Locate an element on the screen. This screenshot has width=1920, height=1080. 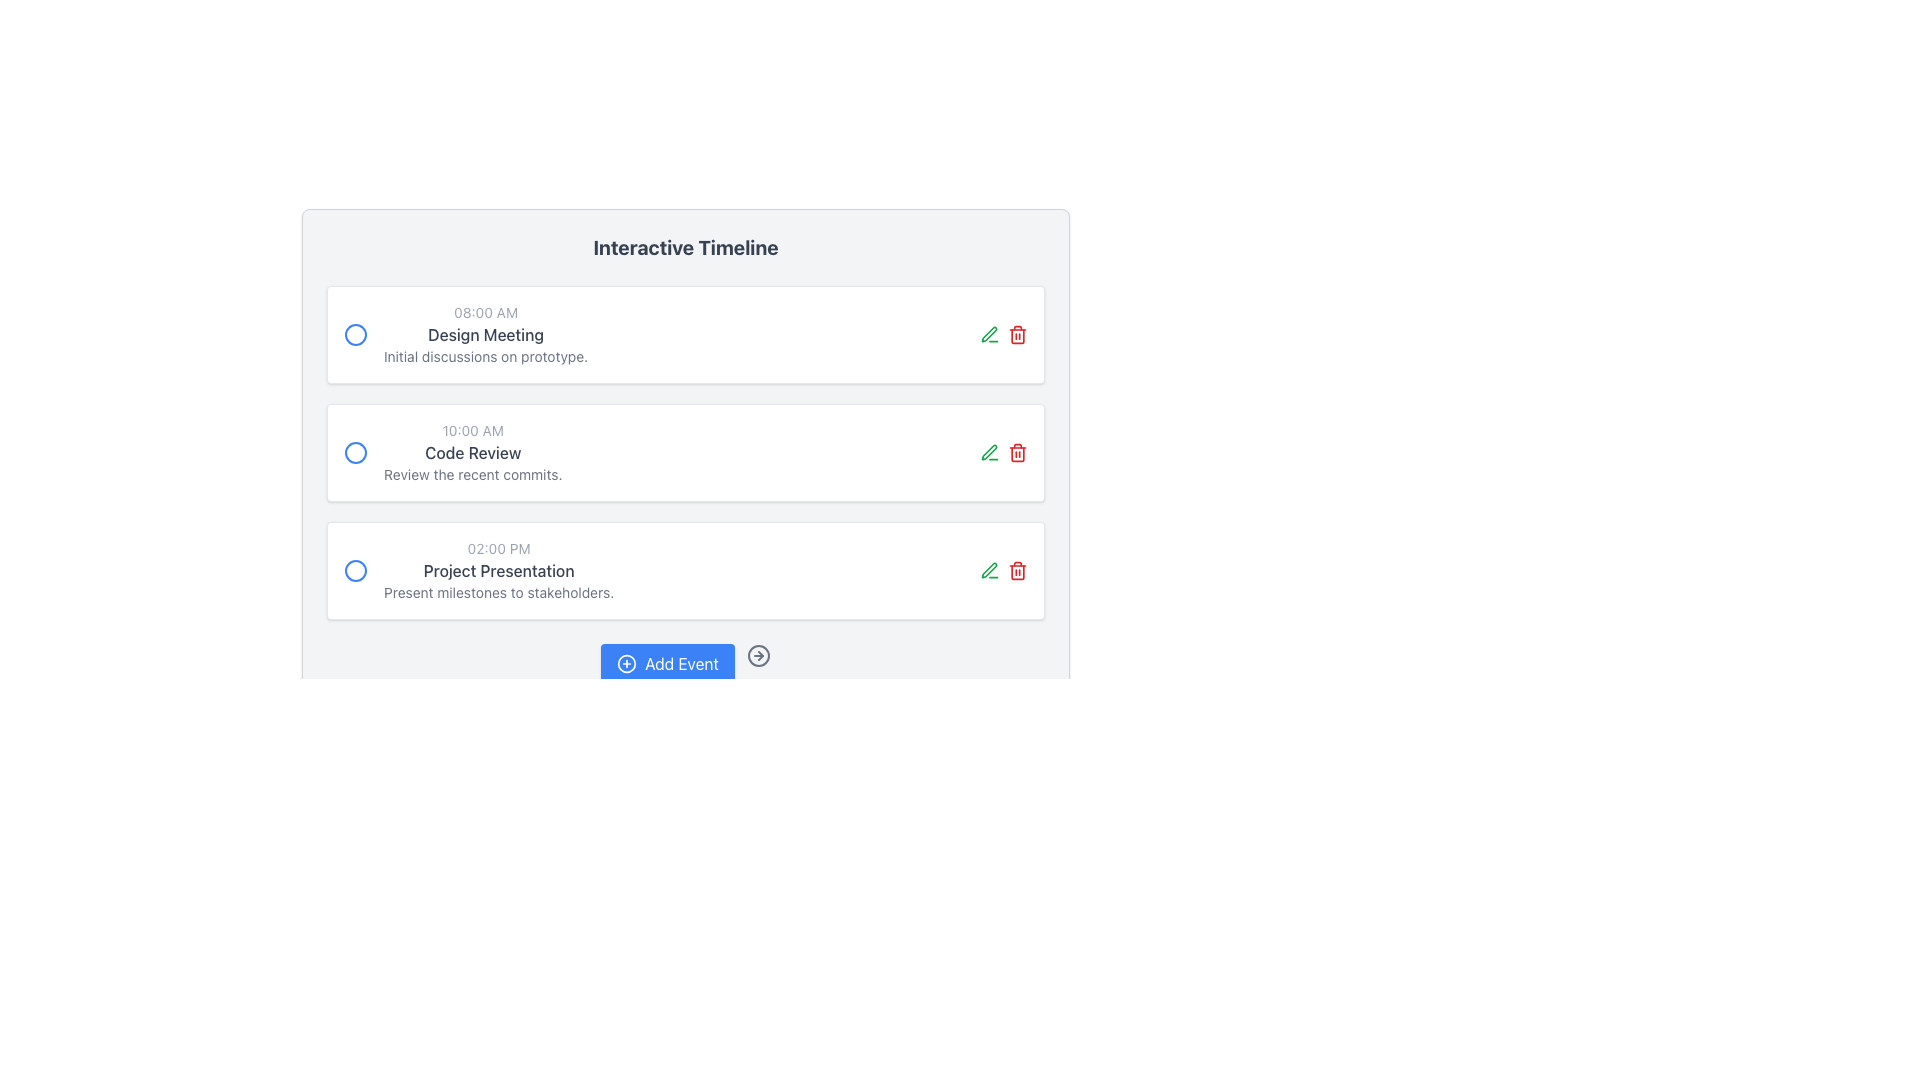
the 'Add Event' button located at the bottom of the timeline interface is located at coordinates (667, 663).